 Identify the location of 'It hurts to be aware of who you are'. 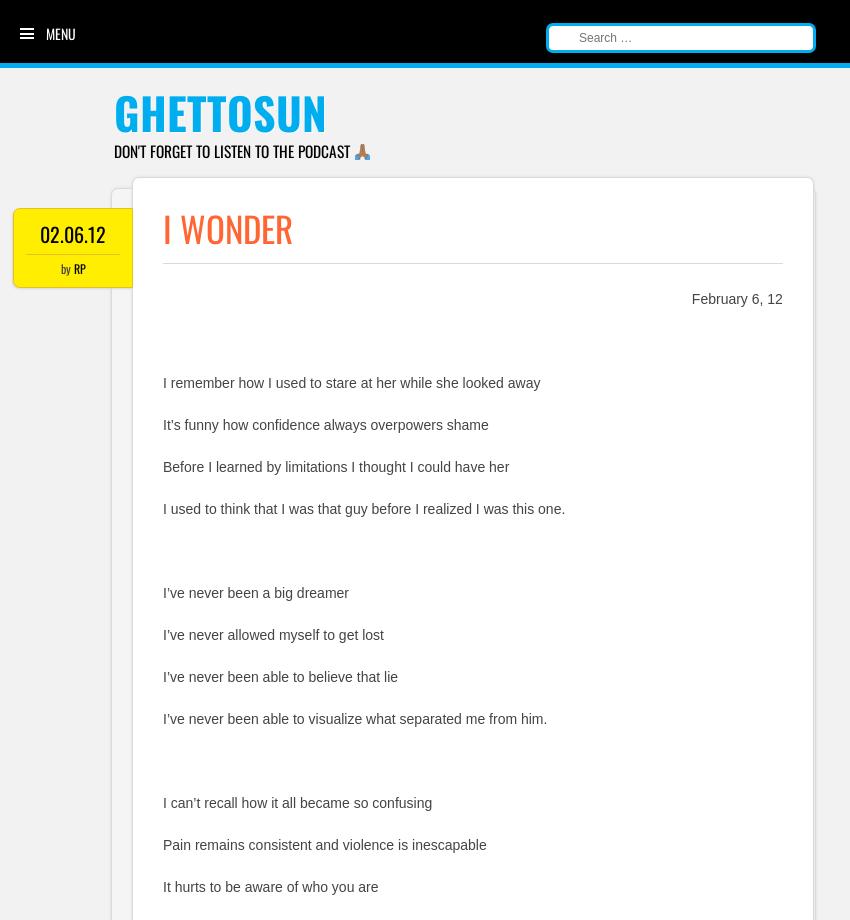
(269, 885).